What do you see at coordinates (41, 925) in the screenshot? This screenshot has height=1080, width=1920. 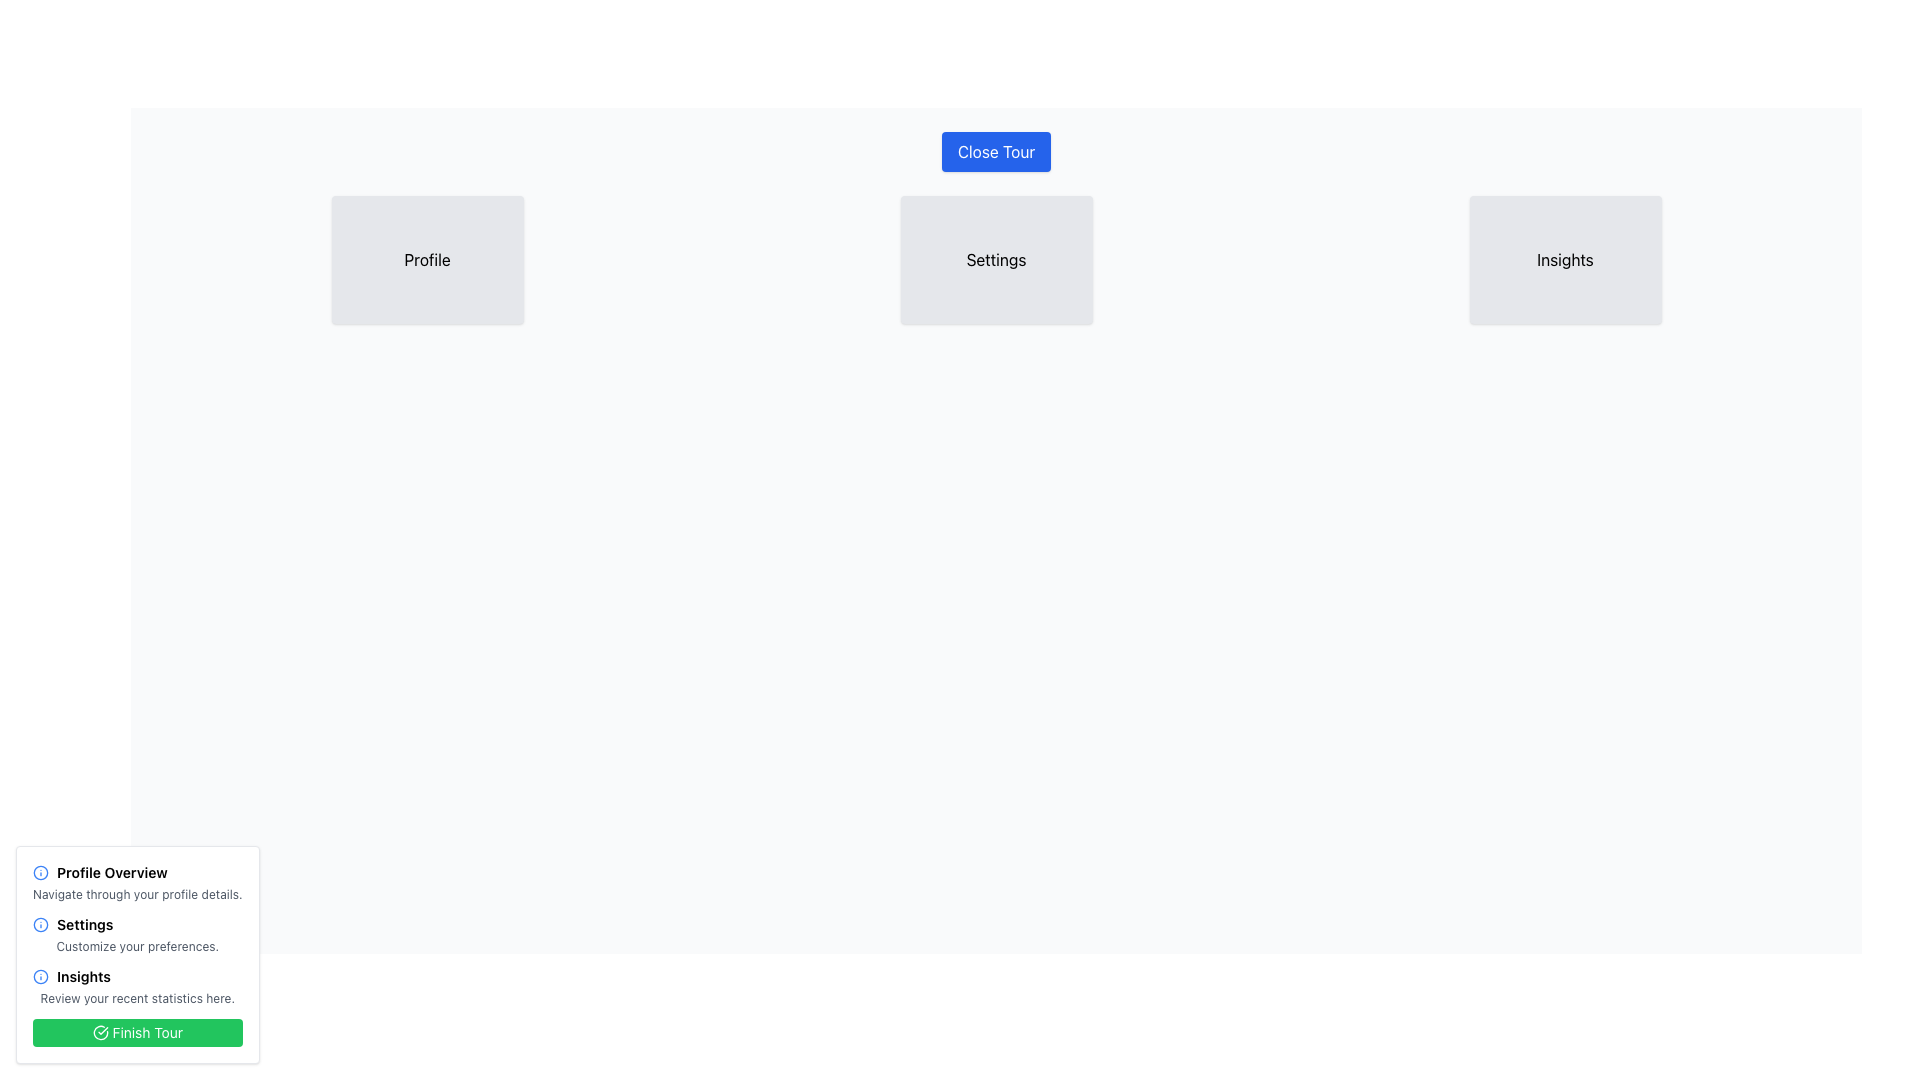 I see `the info icon located to the left of the 'Settings' label` at bounding box center [41, 925].